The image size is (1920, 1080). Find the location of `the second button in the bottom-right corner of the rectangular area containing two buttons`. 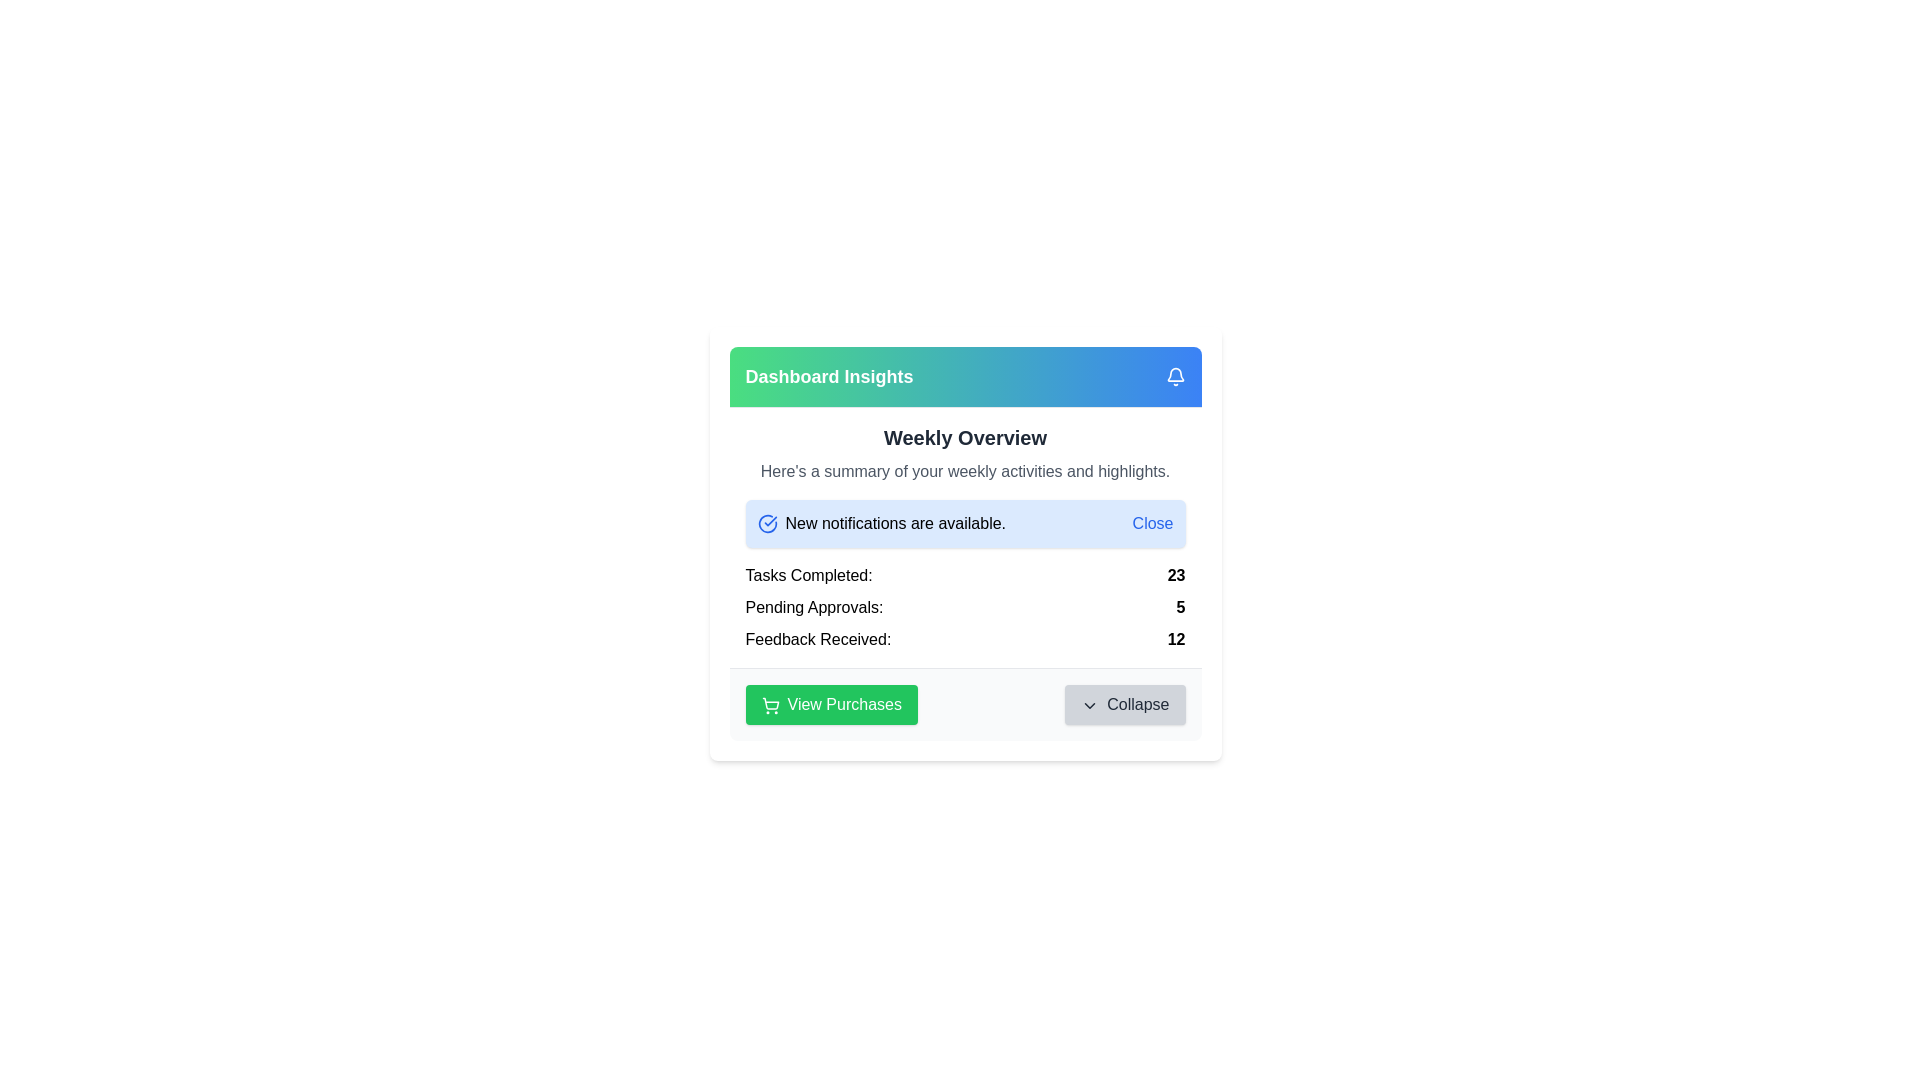

the second button in the bottom-right corner of the rectangular area containing two buttons is located at coordinates (1124, 704).